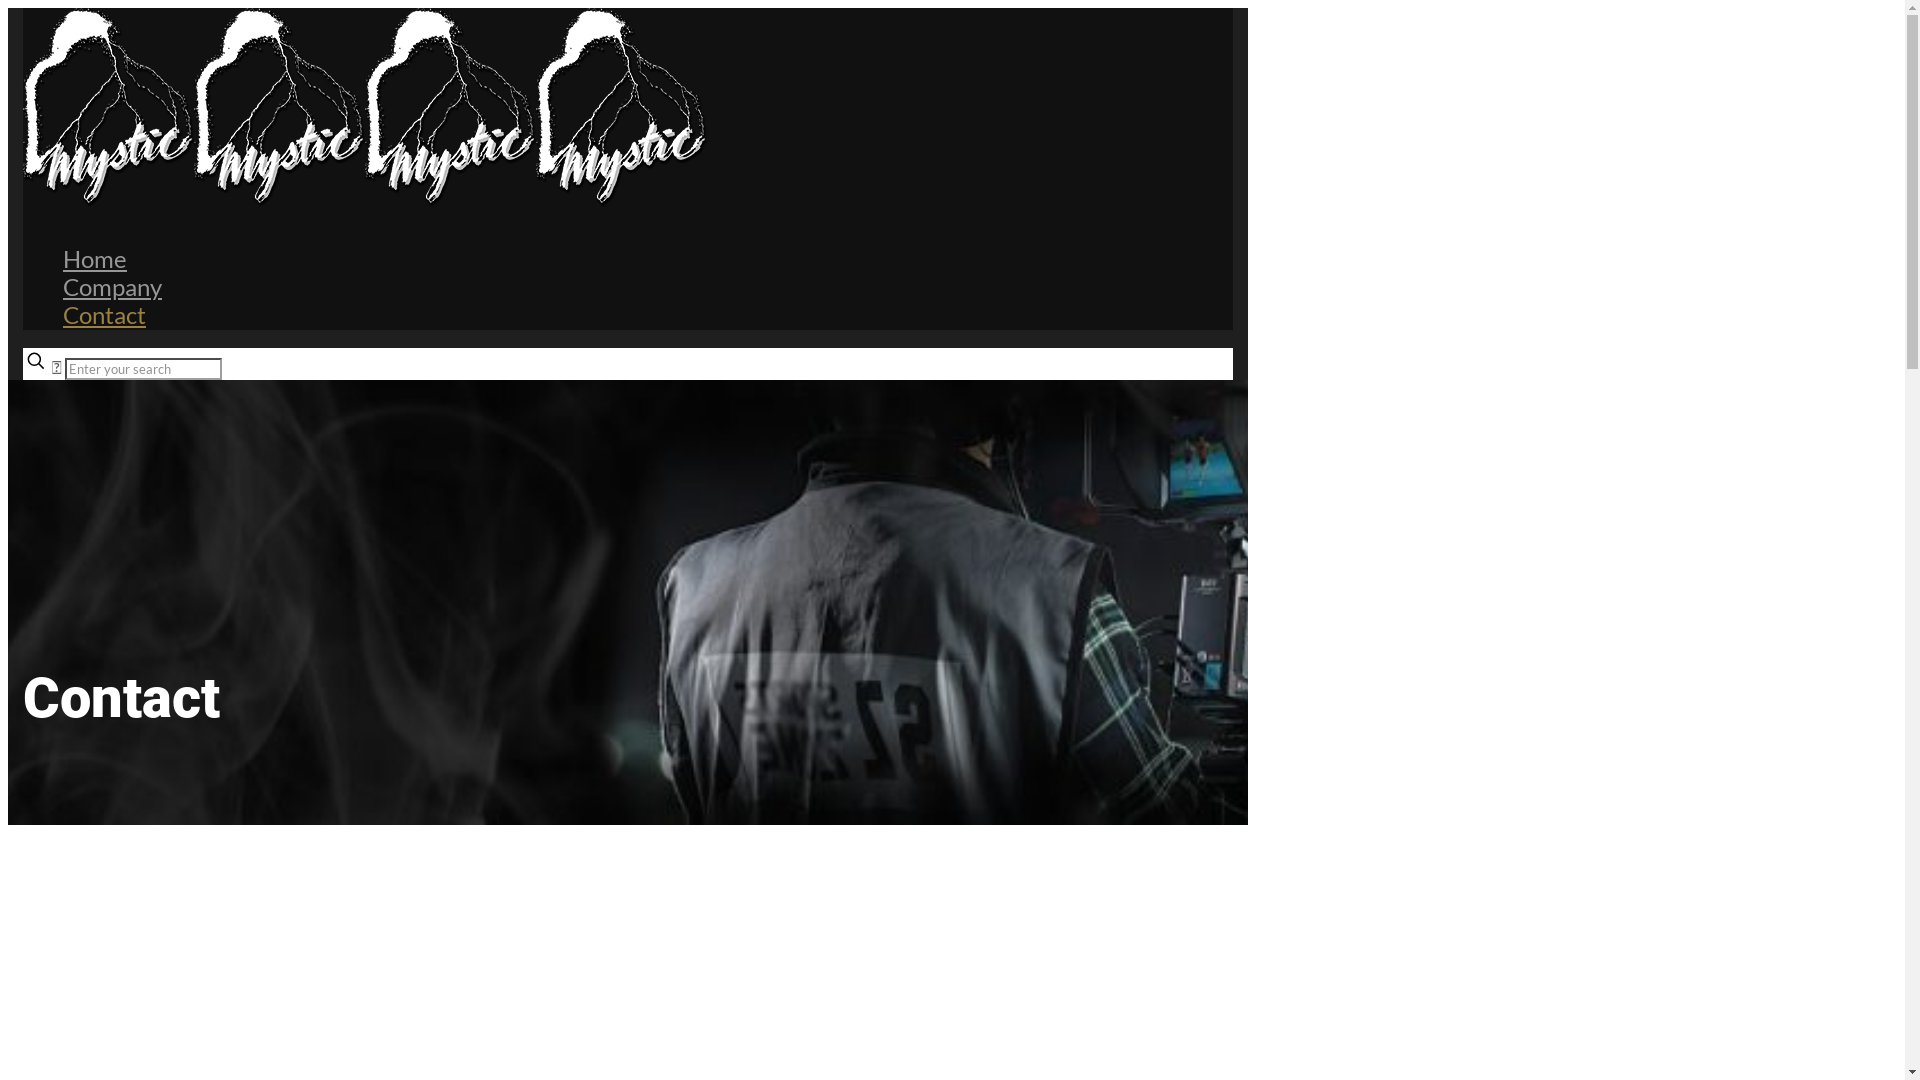 The width and height of the screenshot is (1920, 1080). Describe the element at coordinates (111, 286) in the screenshot. I see `'Company'` at that location.